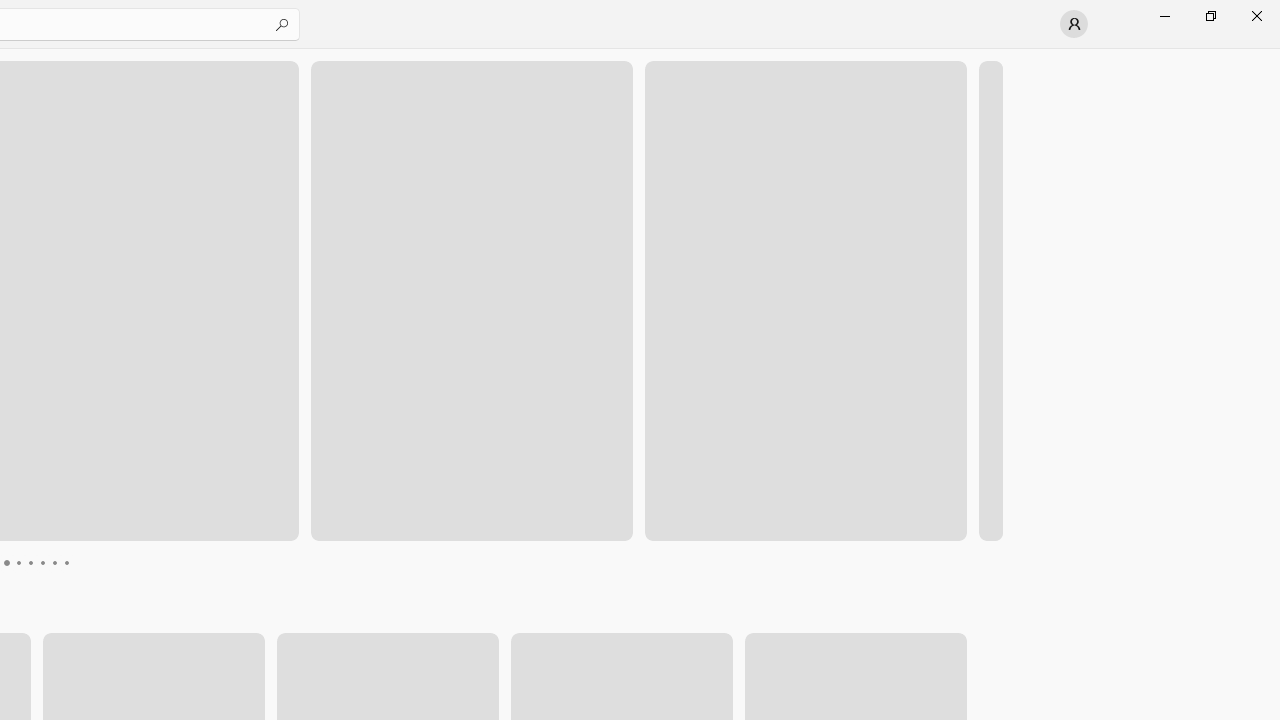 Image resolution: width=1280 pixels, height=720 pixels. What do you see at coordinates (65, 563) in the screenshot?
I see `'Page 8'` at bounding box center [65, 563].